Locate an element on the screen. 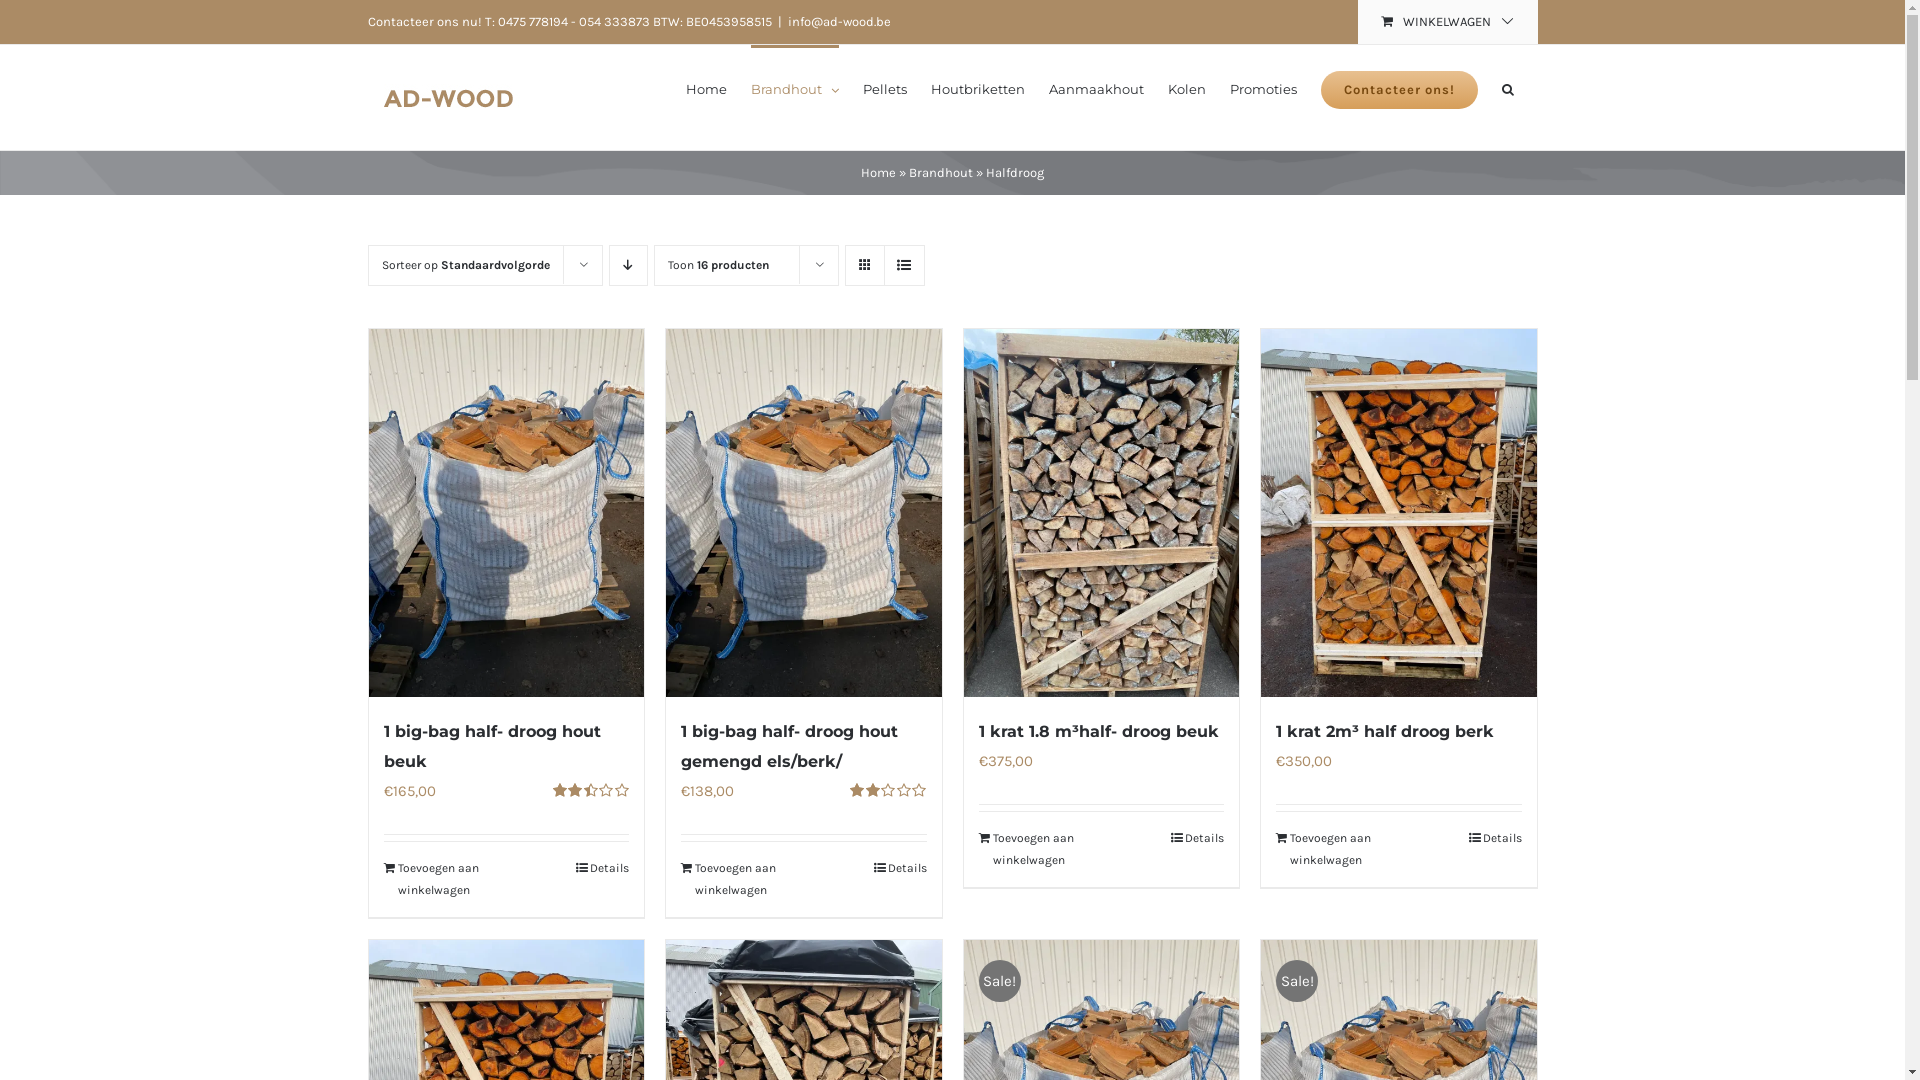  'Pellets' is located at coordinates (882, 87).